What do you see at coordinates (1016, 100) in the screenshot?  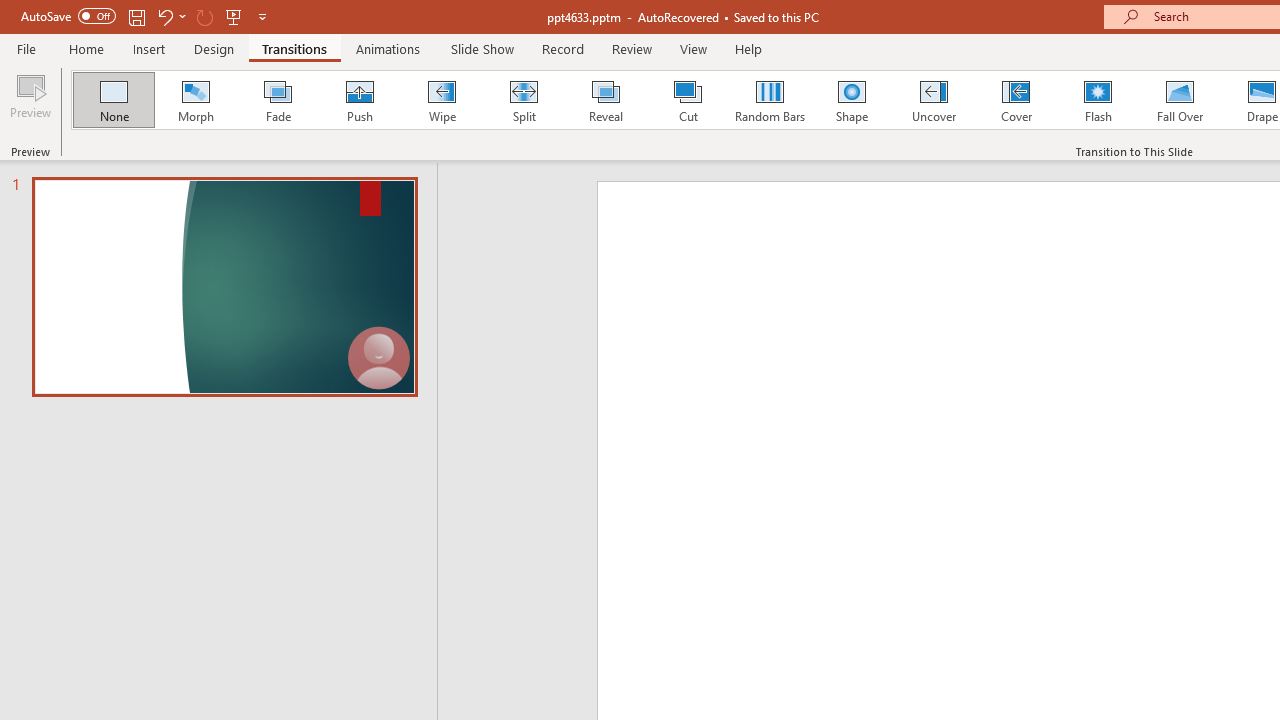 I see `'Cover'` at bounding box center [1016, 100].